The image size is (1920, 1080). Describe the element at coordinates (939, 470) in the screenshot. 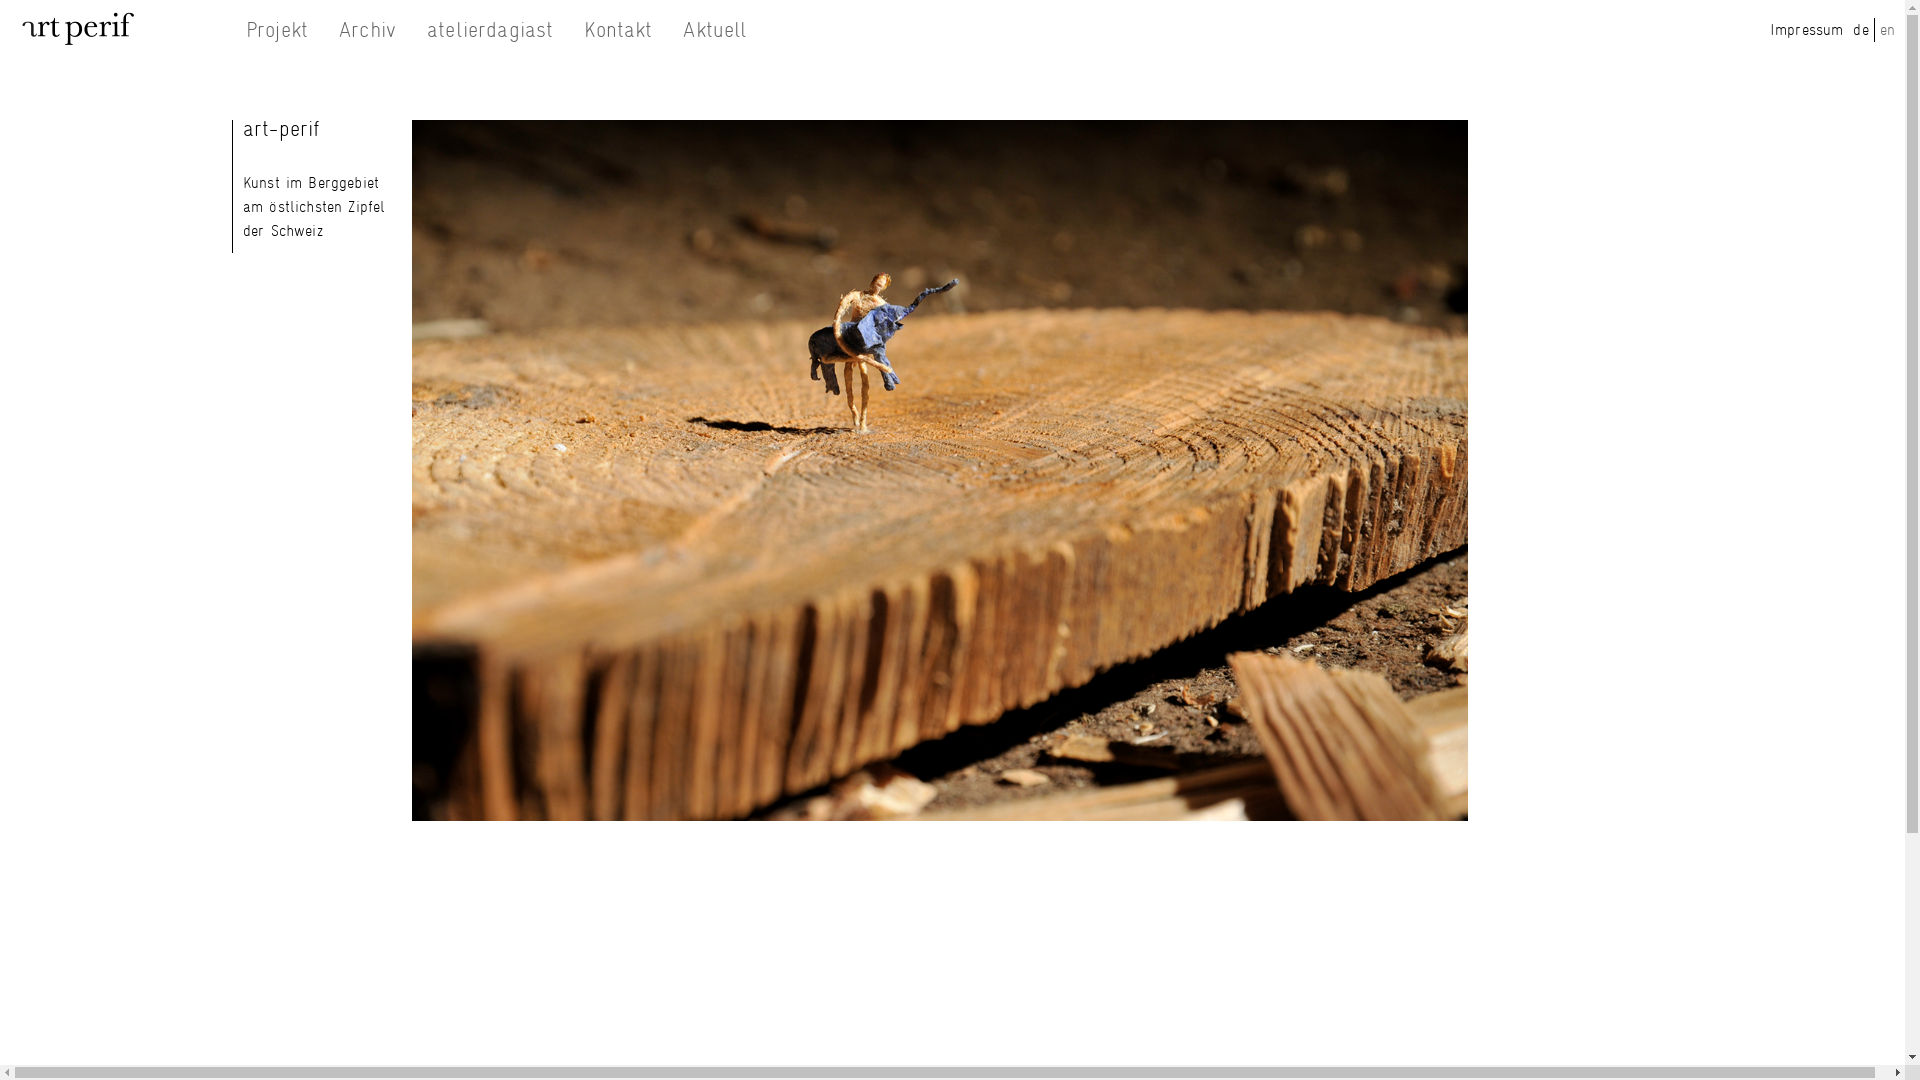

I see `'Nicole Dunn` at that location.